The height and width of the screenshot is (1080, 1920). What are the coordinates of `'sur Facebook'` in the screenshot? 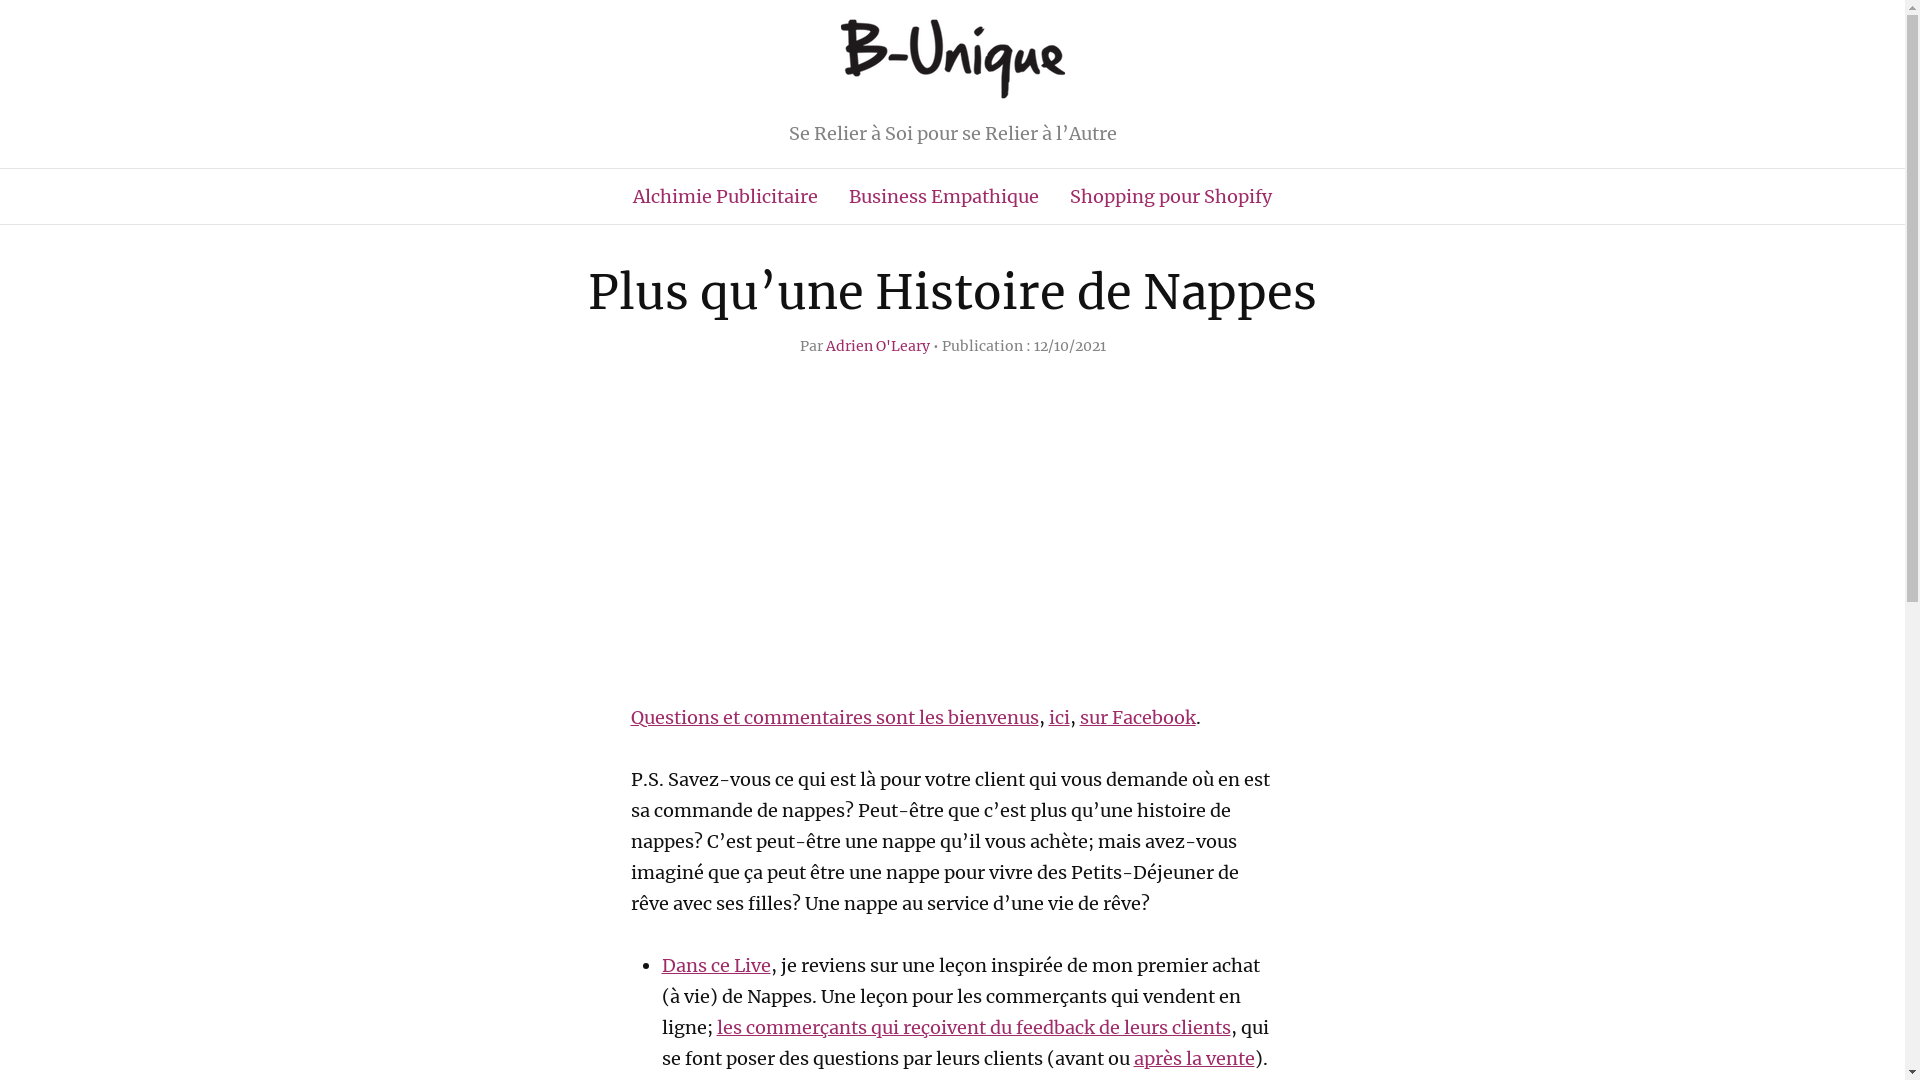 It's located at (1079, 716).